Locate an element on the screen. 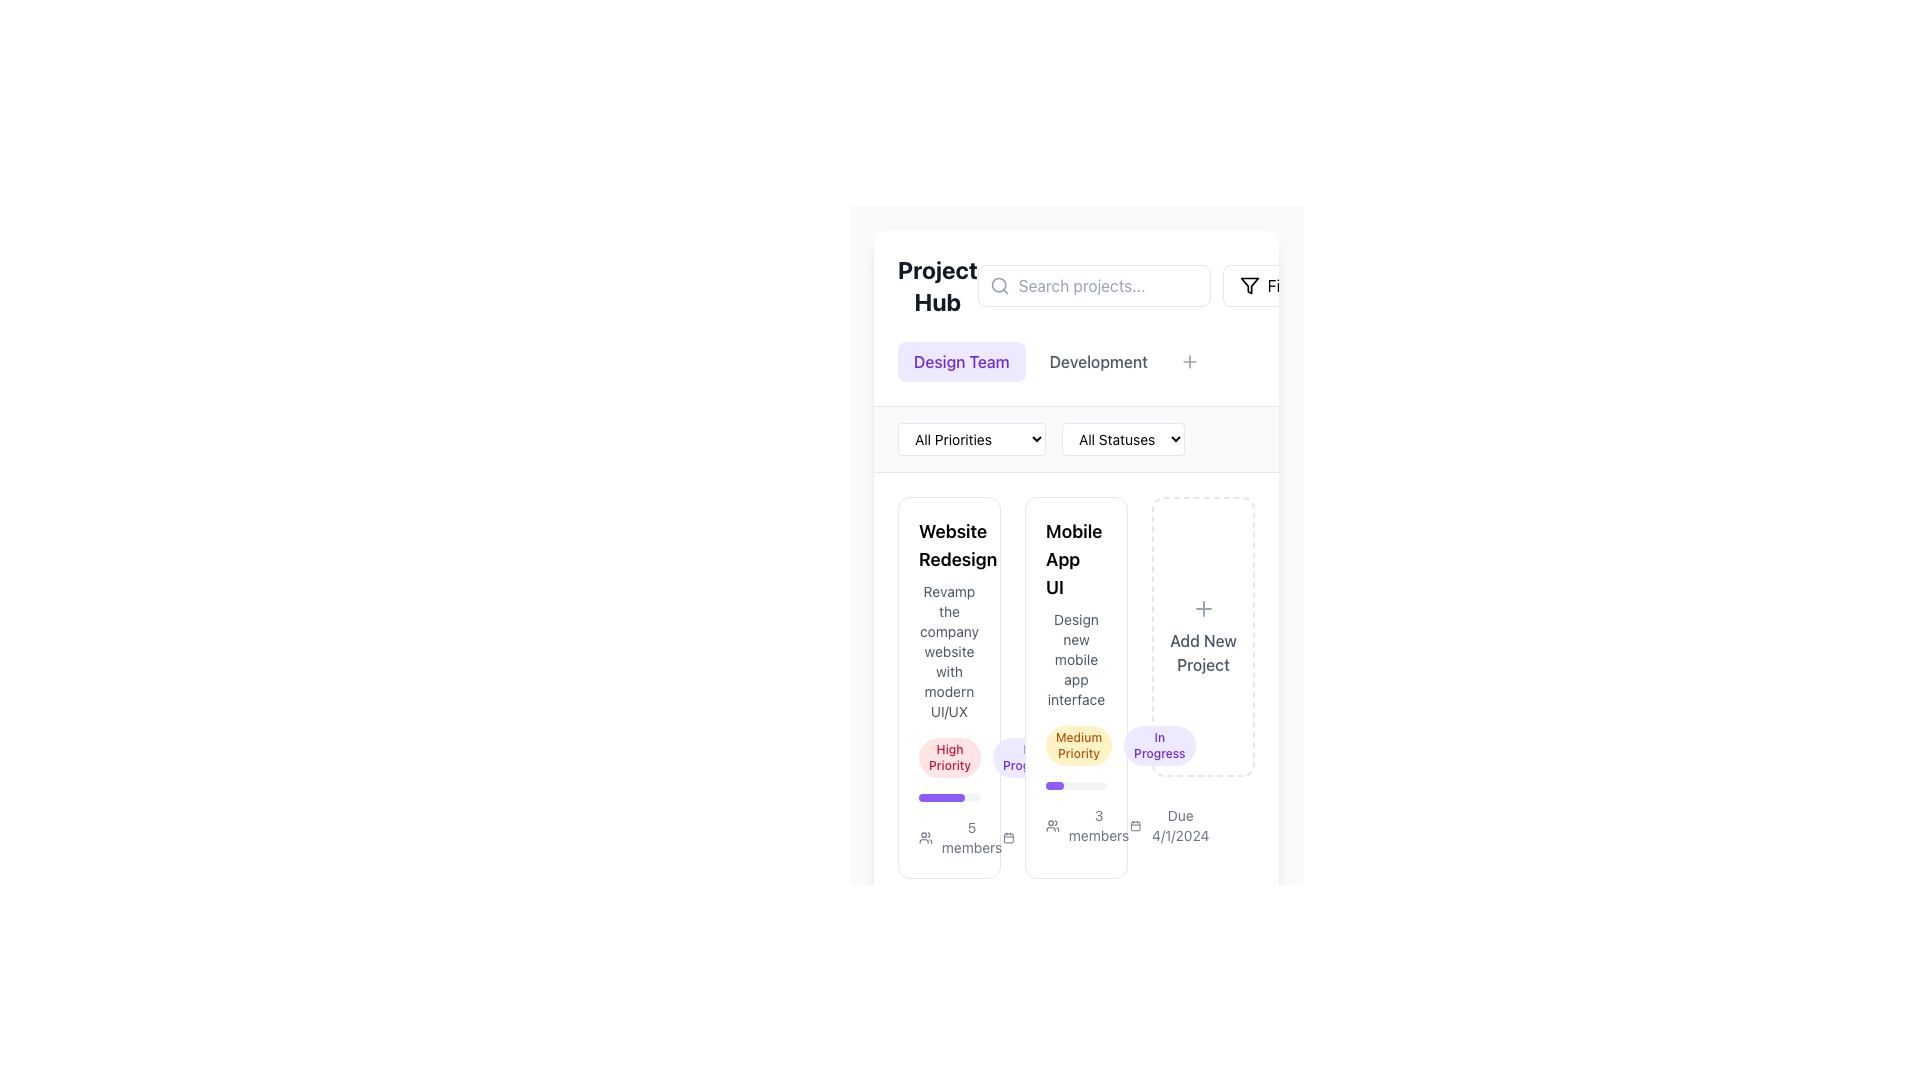 This screenshot has width=1920, height=1080. the progress bar that visually represents 75% task completion, located centrally at the bottom of the 'Website Redesign' card, below the badges and above the '5 members' text is located at coordinates (948, 797).